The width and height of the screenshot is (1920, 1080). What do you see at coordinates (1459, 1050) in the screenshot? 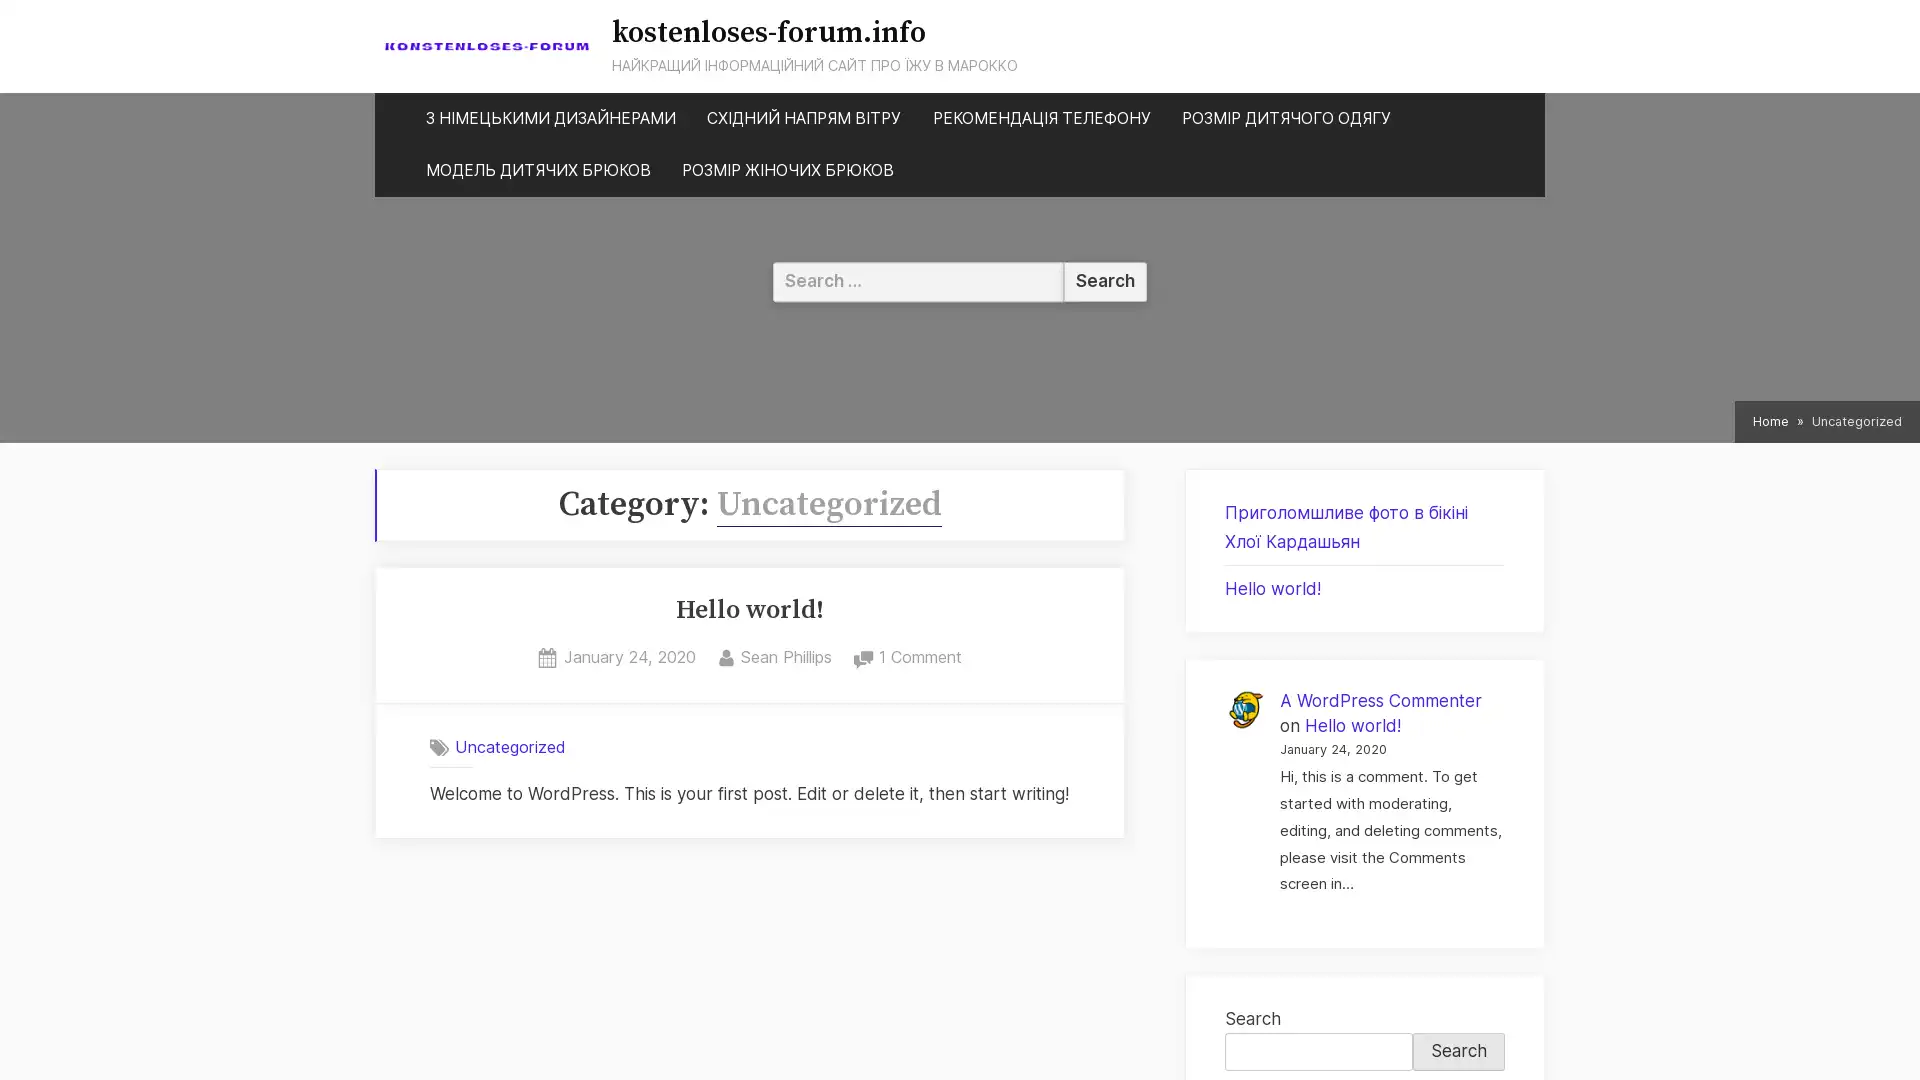
I see `Search` at bounding box center [1459, 1050].